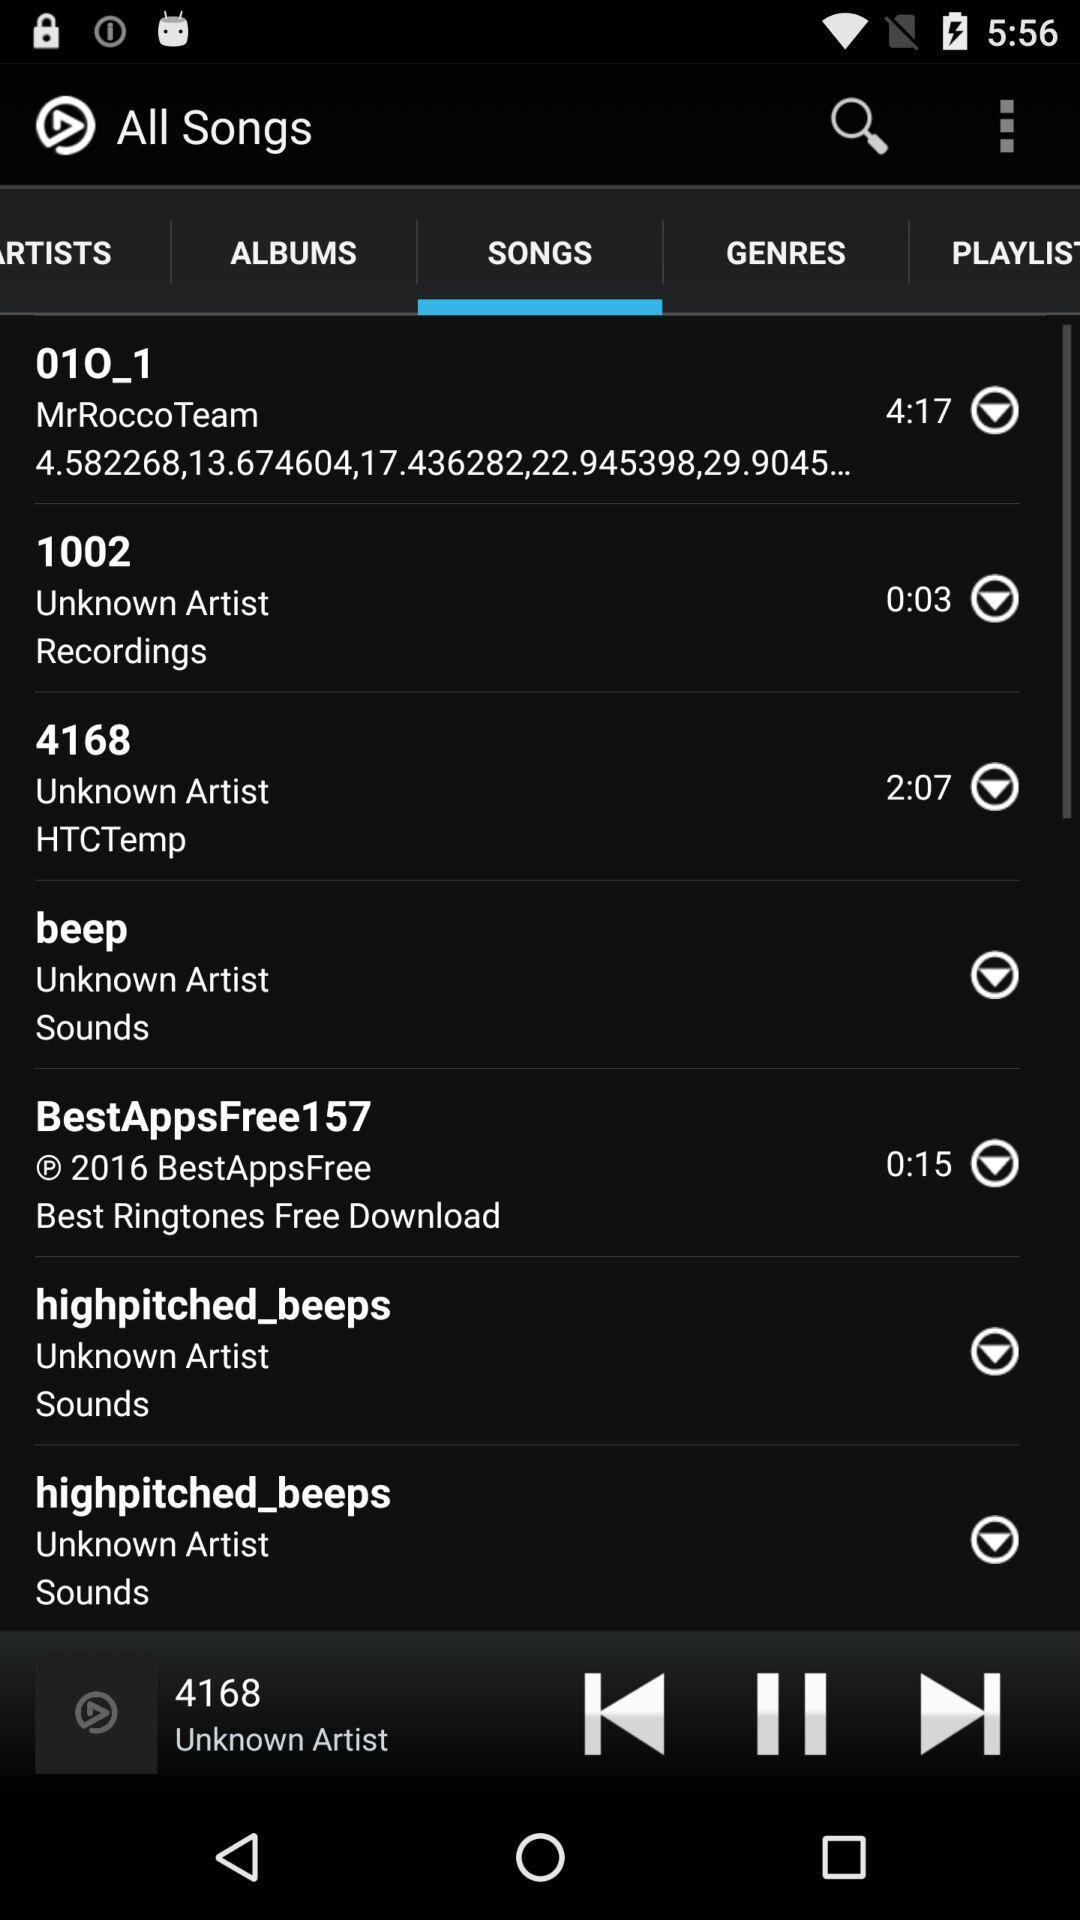  I want to click on the visibility icon, so click(1003, 437).